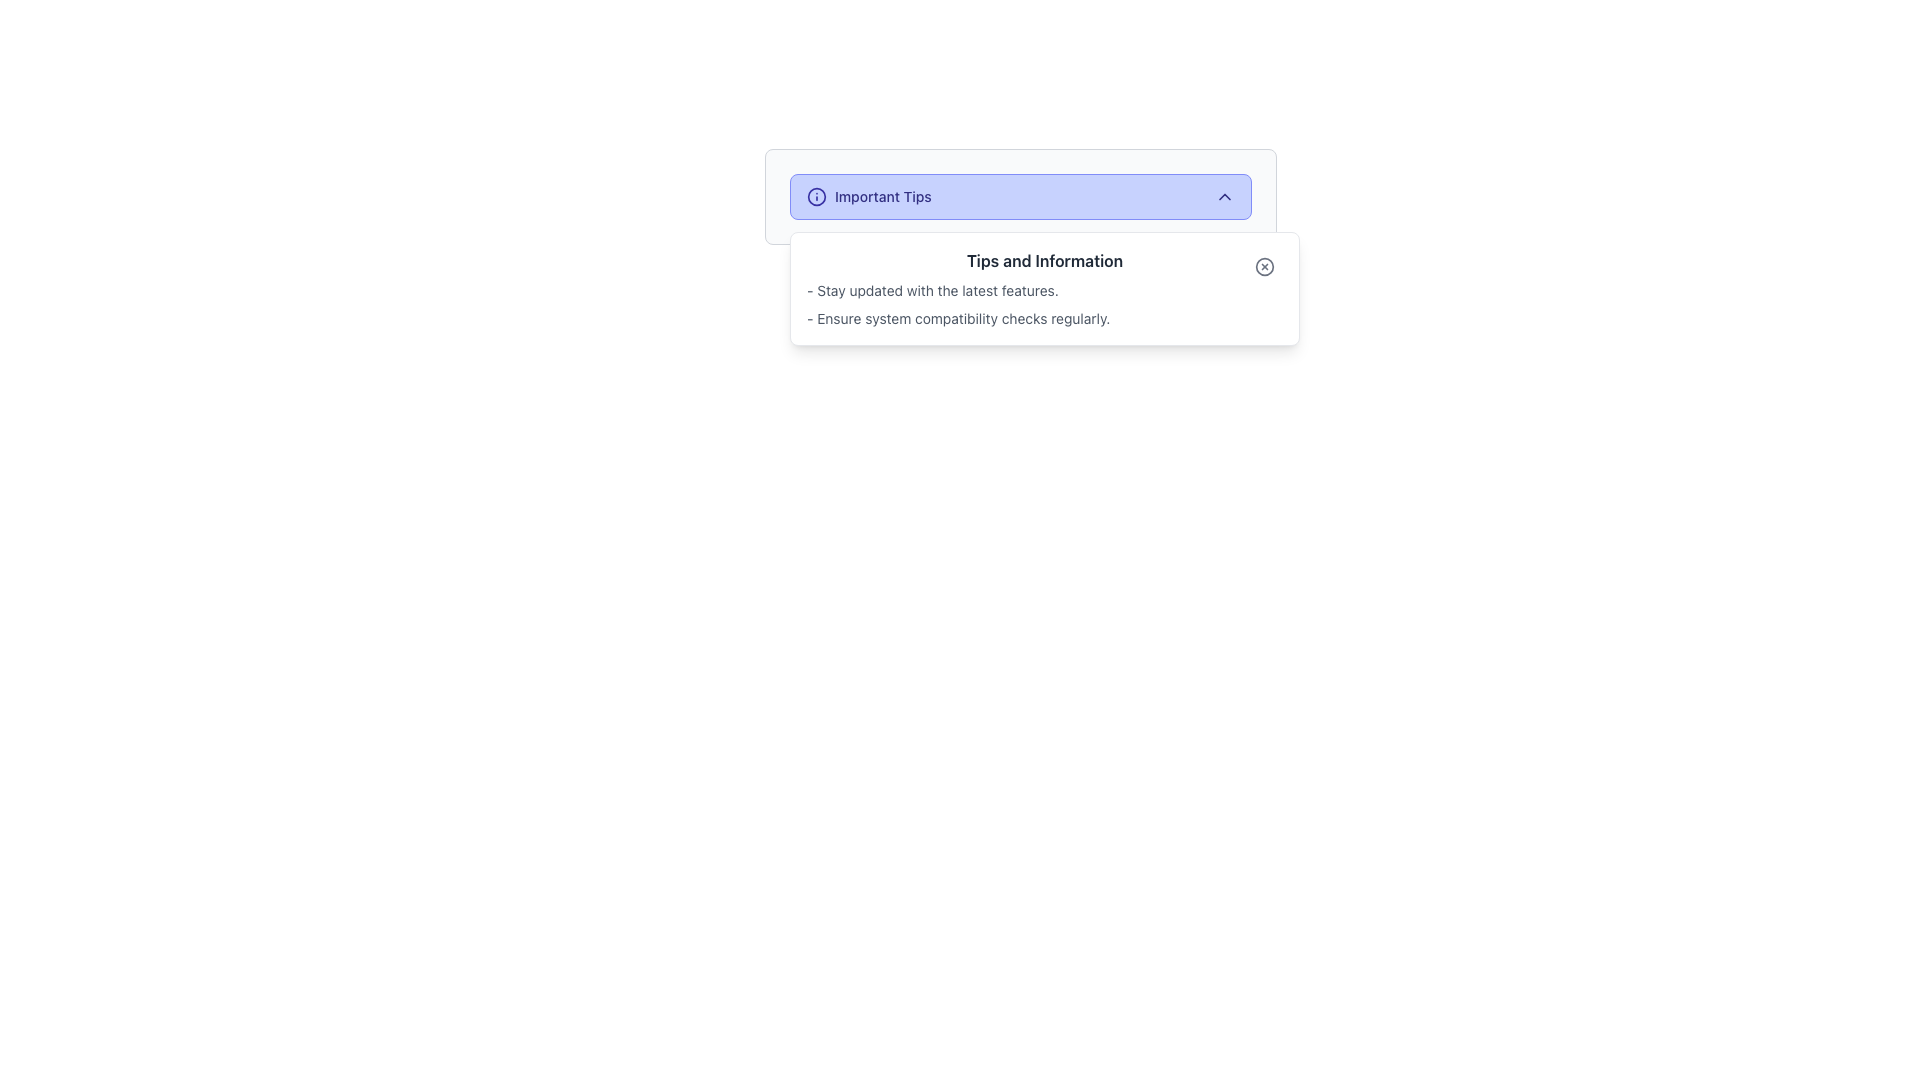  I want to click on the informational icon that precedes the text labeled 'Important Tips' on a light purple background, so click(816, 196).